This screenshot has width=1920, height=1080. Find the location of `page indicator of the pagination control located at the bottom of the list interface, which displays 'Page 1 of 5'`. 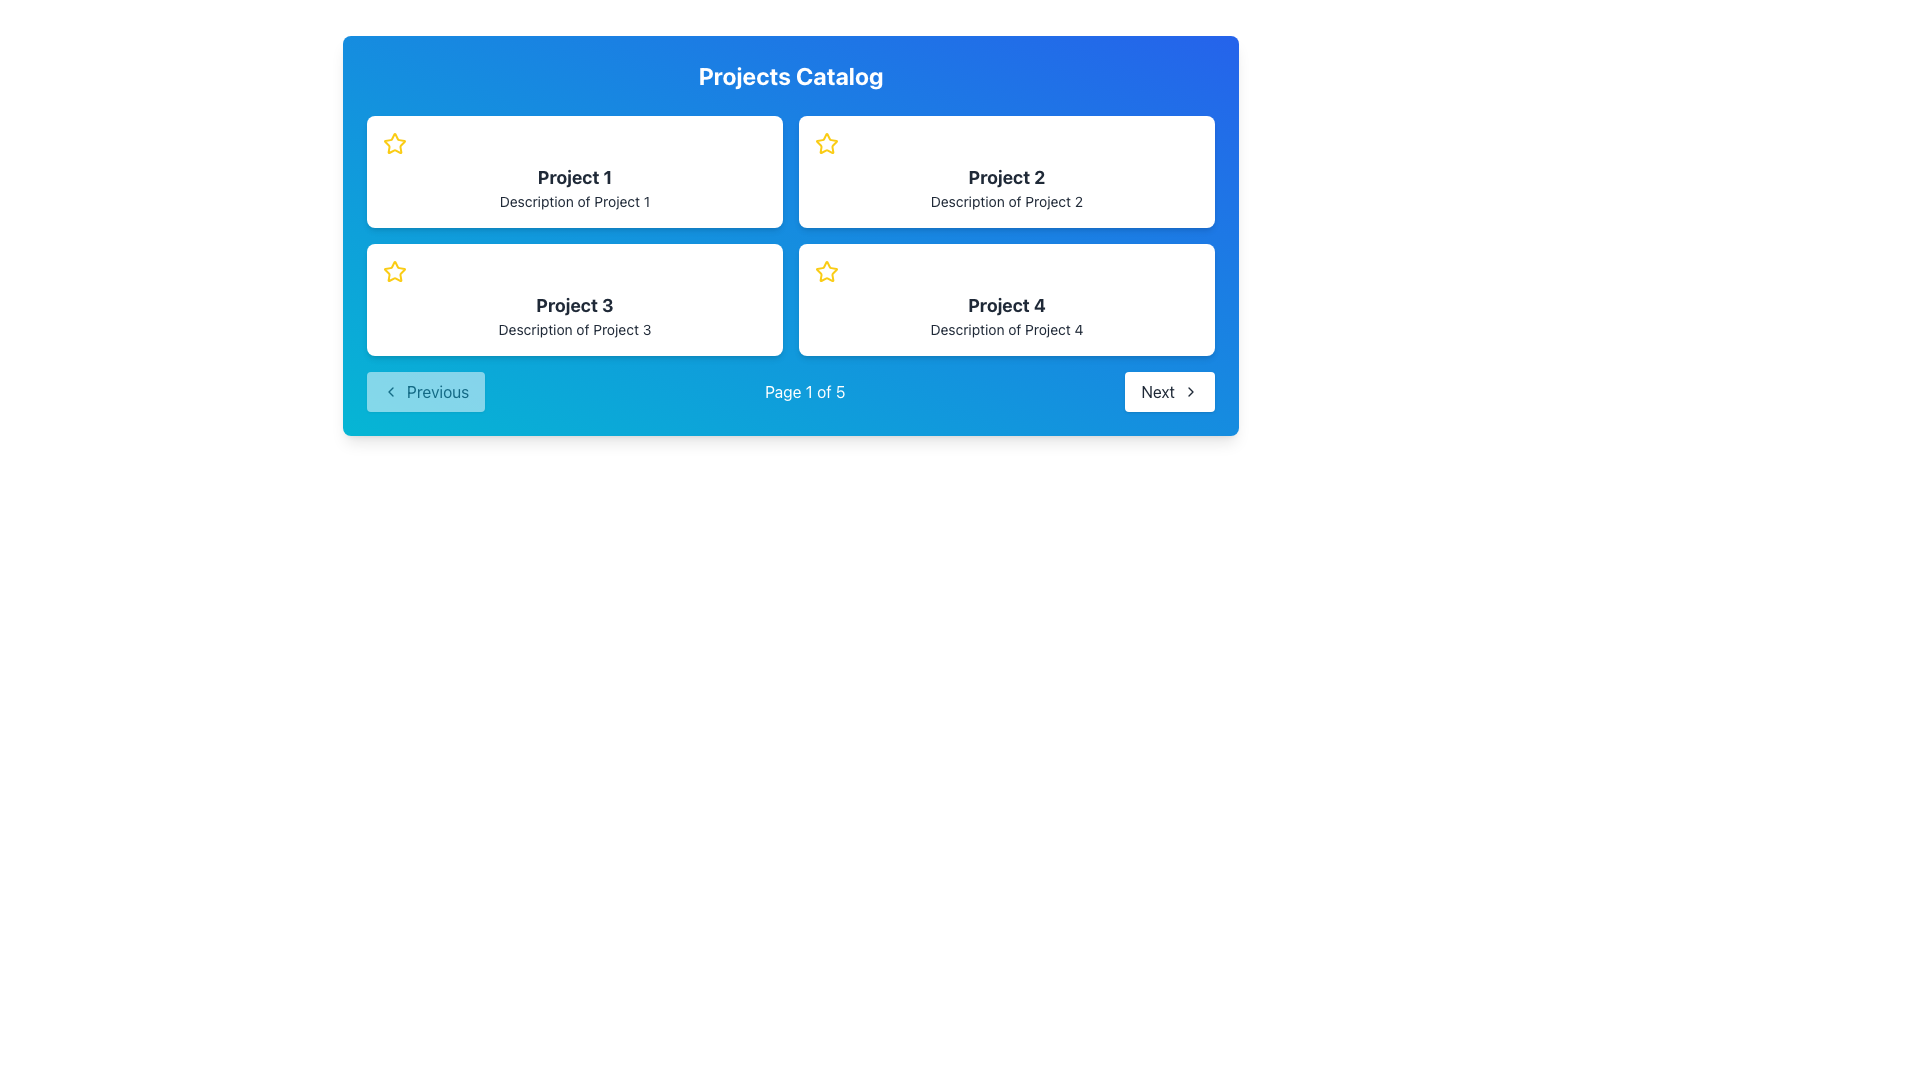

page indicator of the pagination control located at the bottom of the list interface, which displays 'Page 1 of 5' is located at coordinates (790, 392).